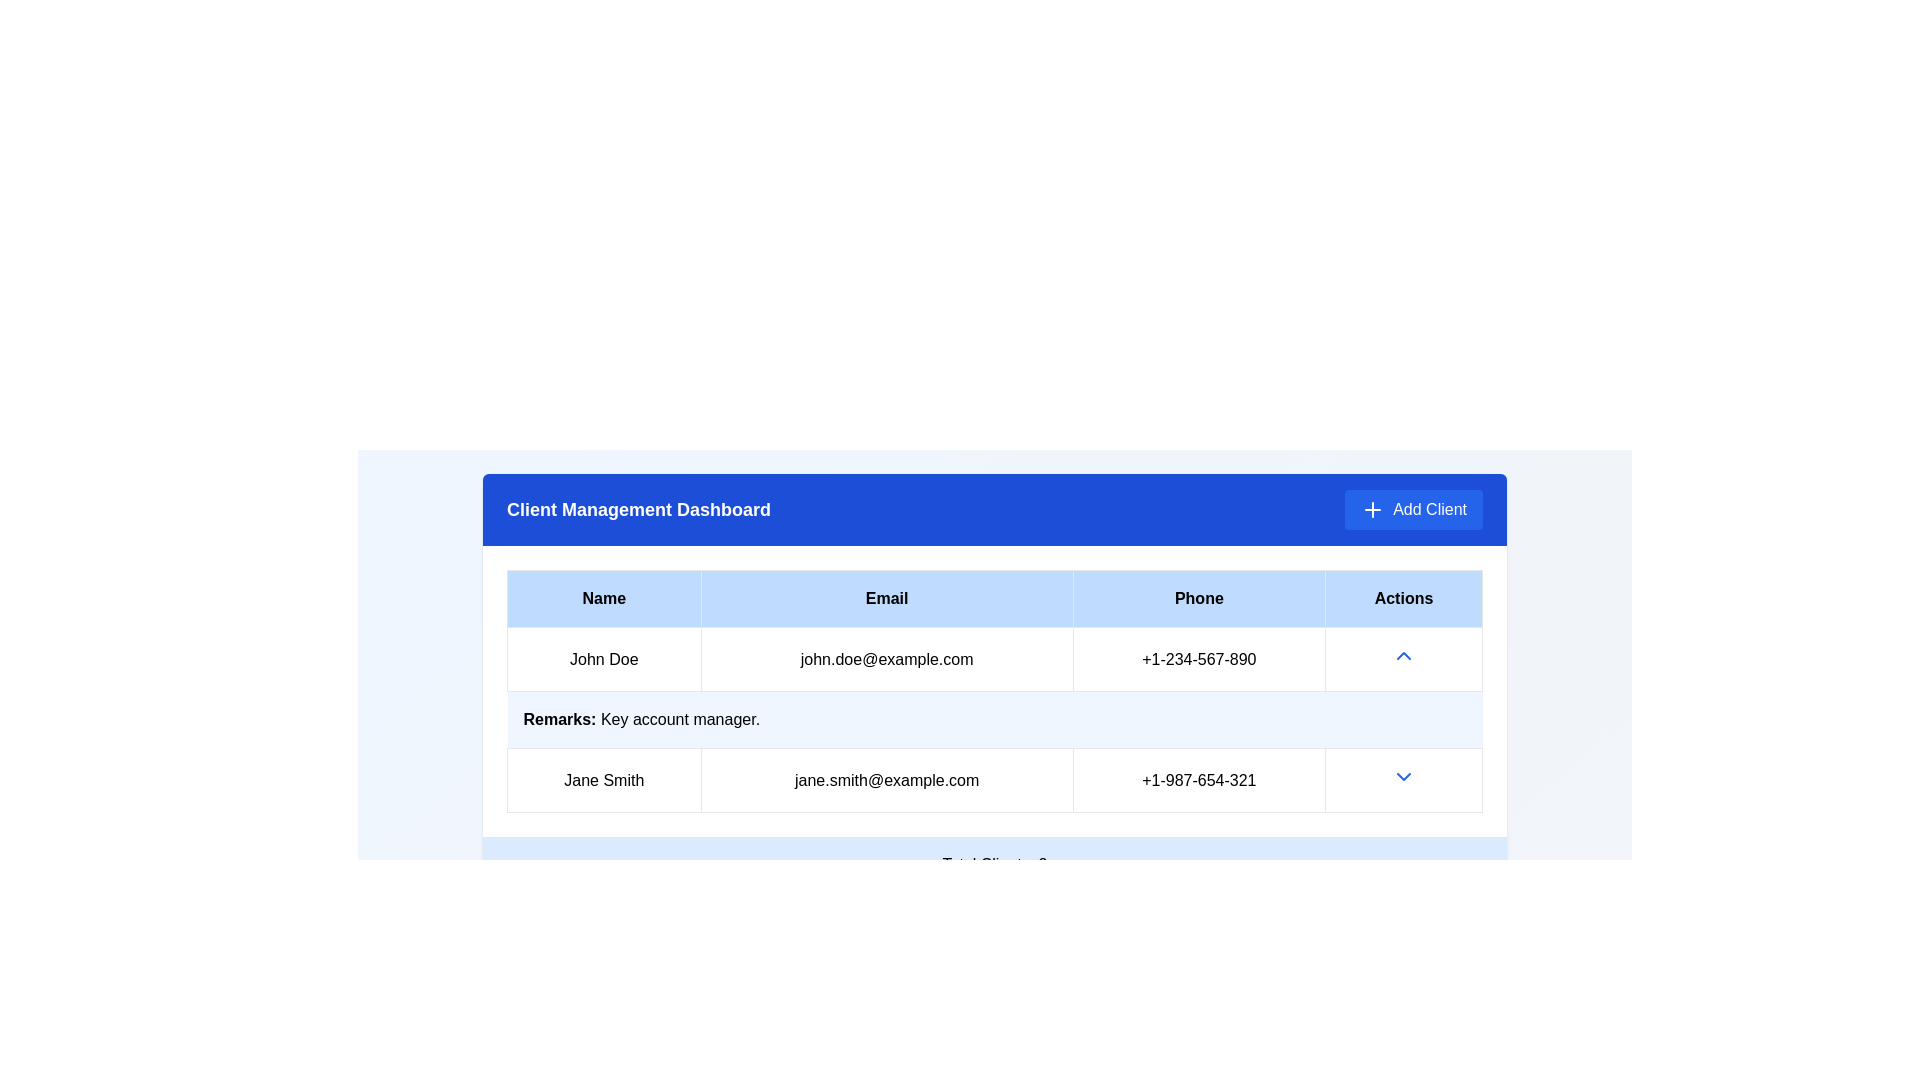  What do you see at coordinates (1199, 597) in the screenshot?
I see `the 'Phone' label in the table header, which has a light blue background and bold black text, located as the third column header` at bounding box center [1199, 597].